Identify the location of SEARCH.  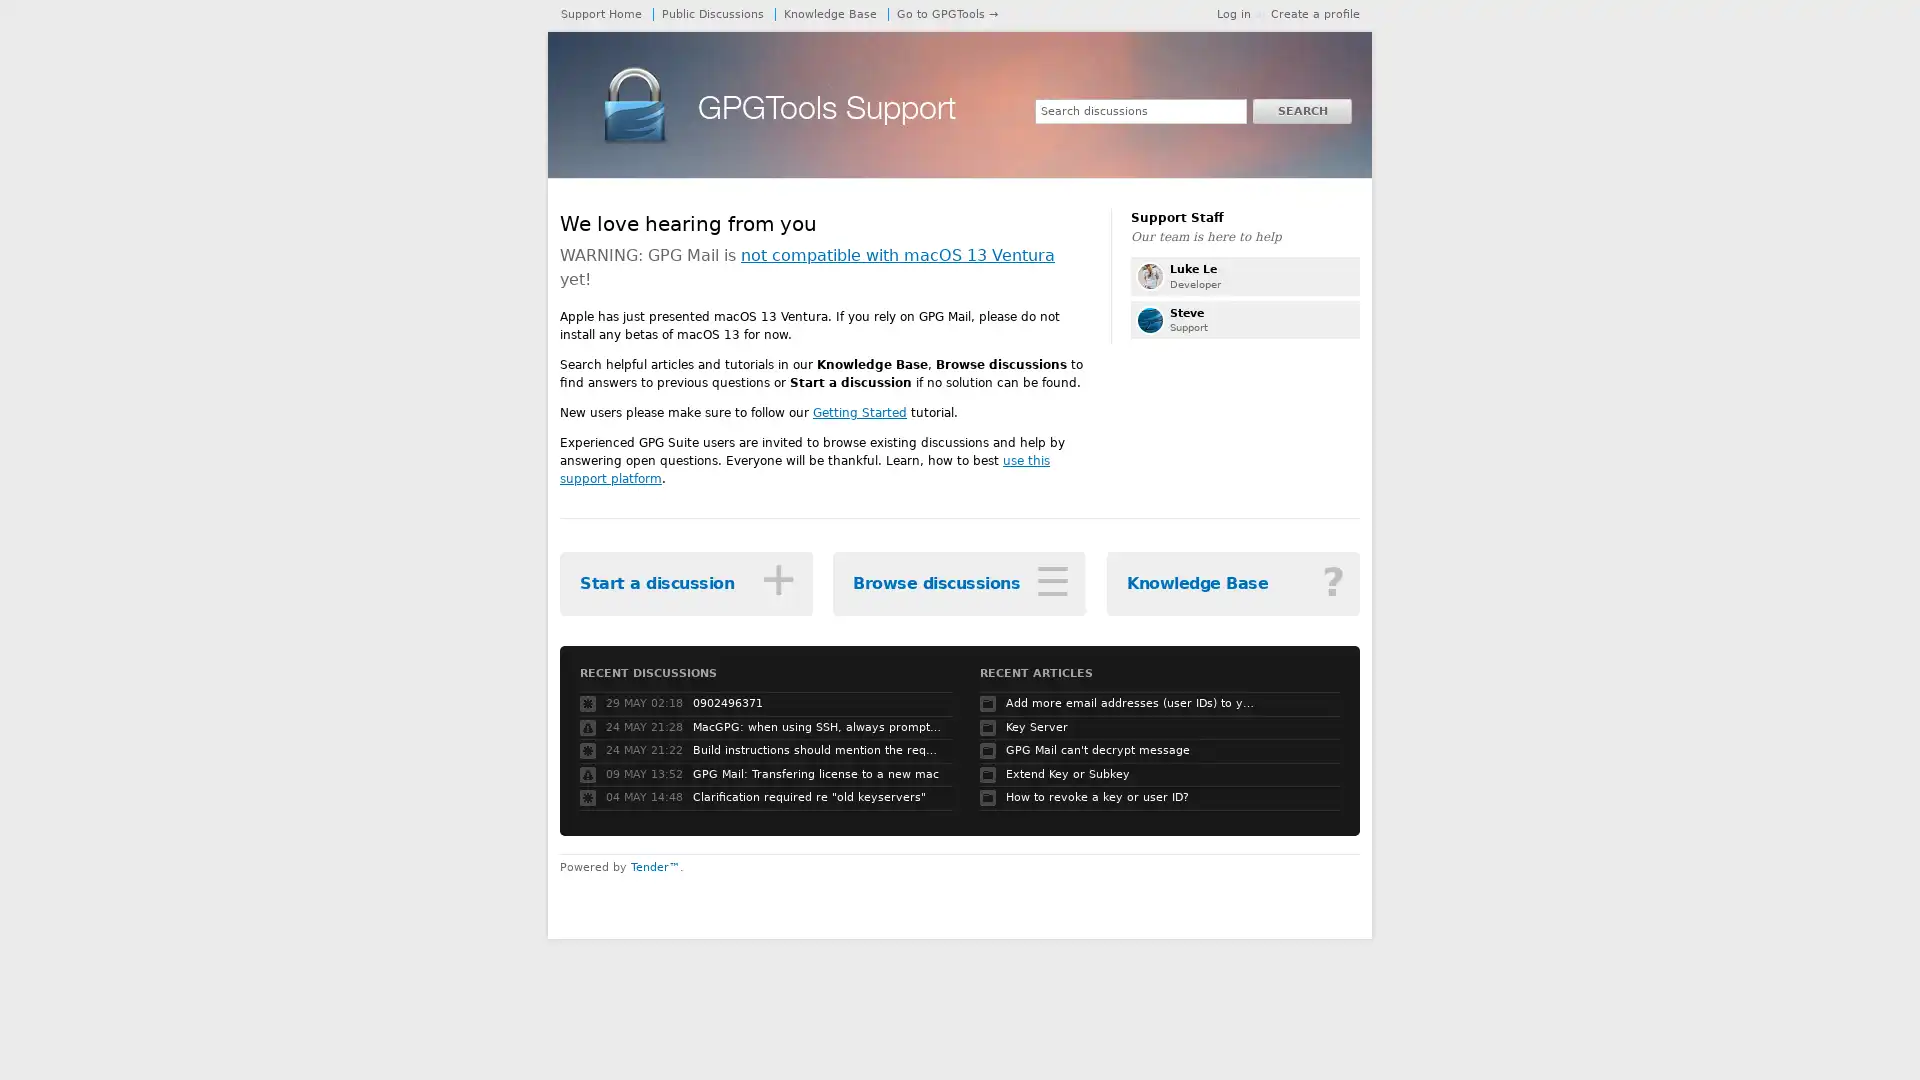
(1302, 110).